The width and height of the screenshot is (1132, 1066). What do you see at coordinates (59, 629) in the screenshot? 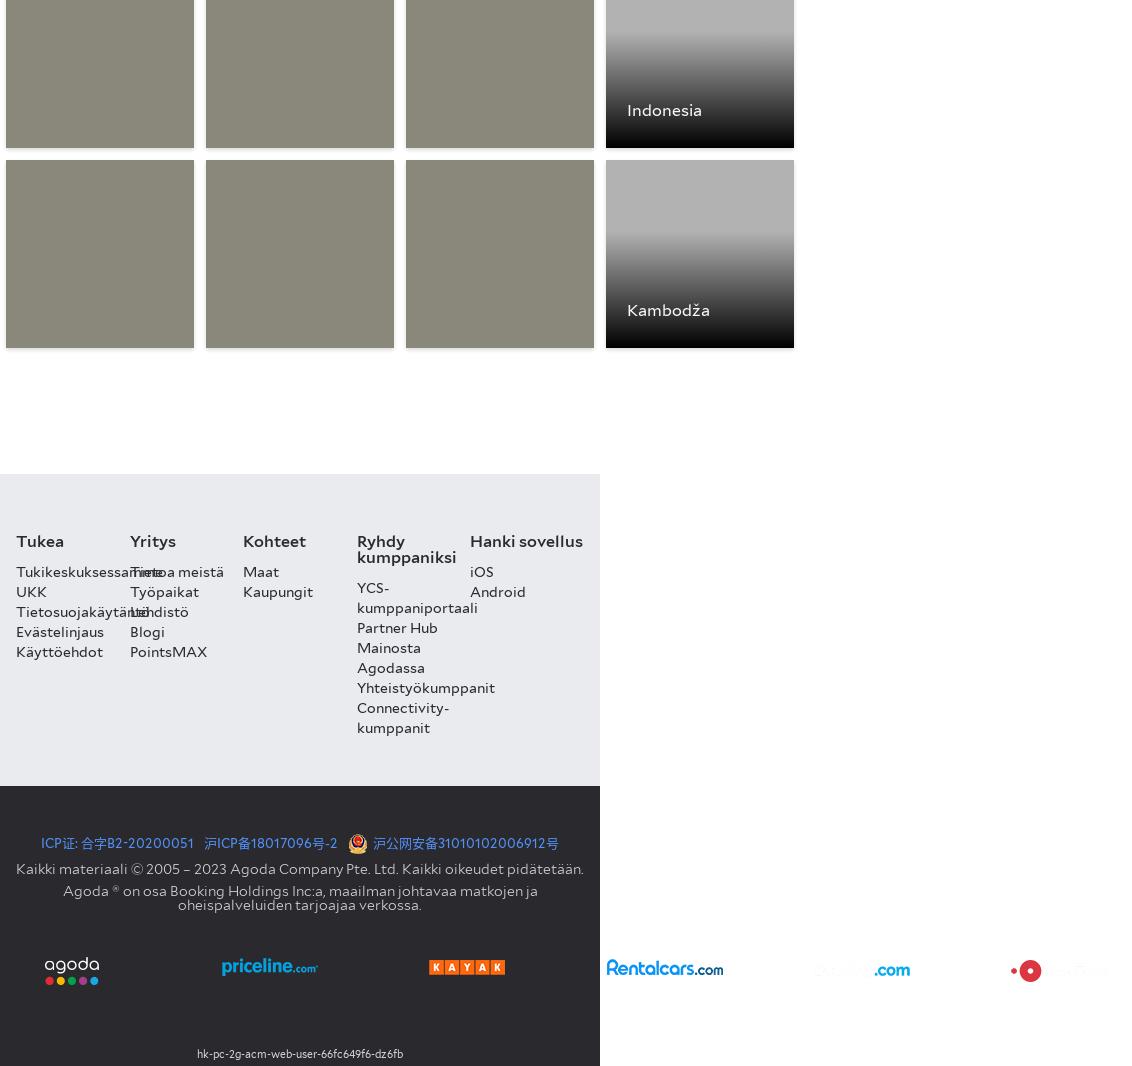
I see `'Evästelinjaus'` at bounding box center [59, 629].